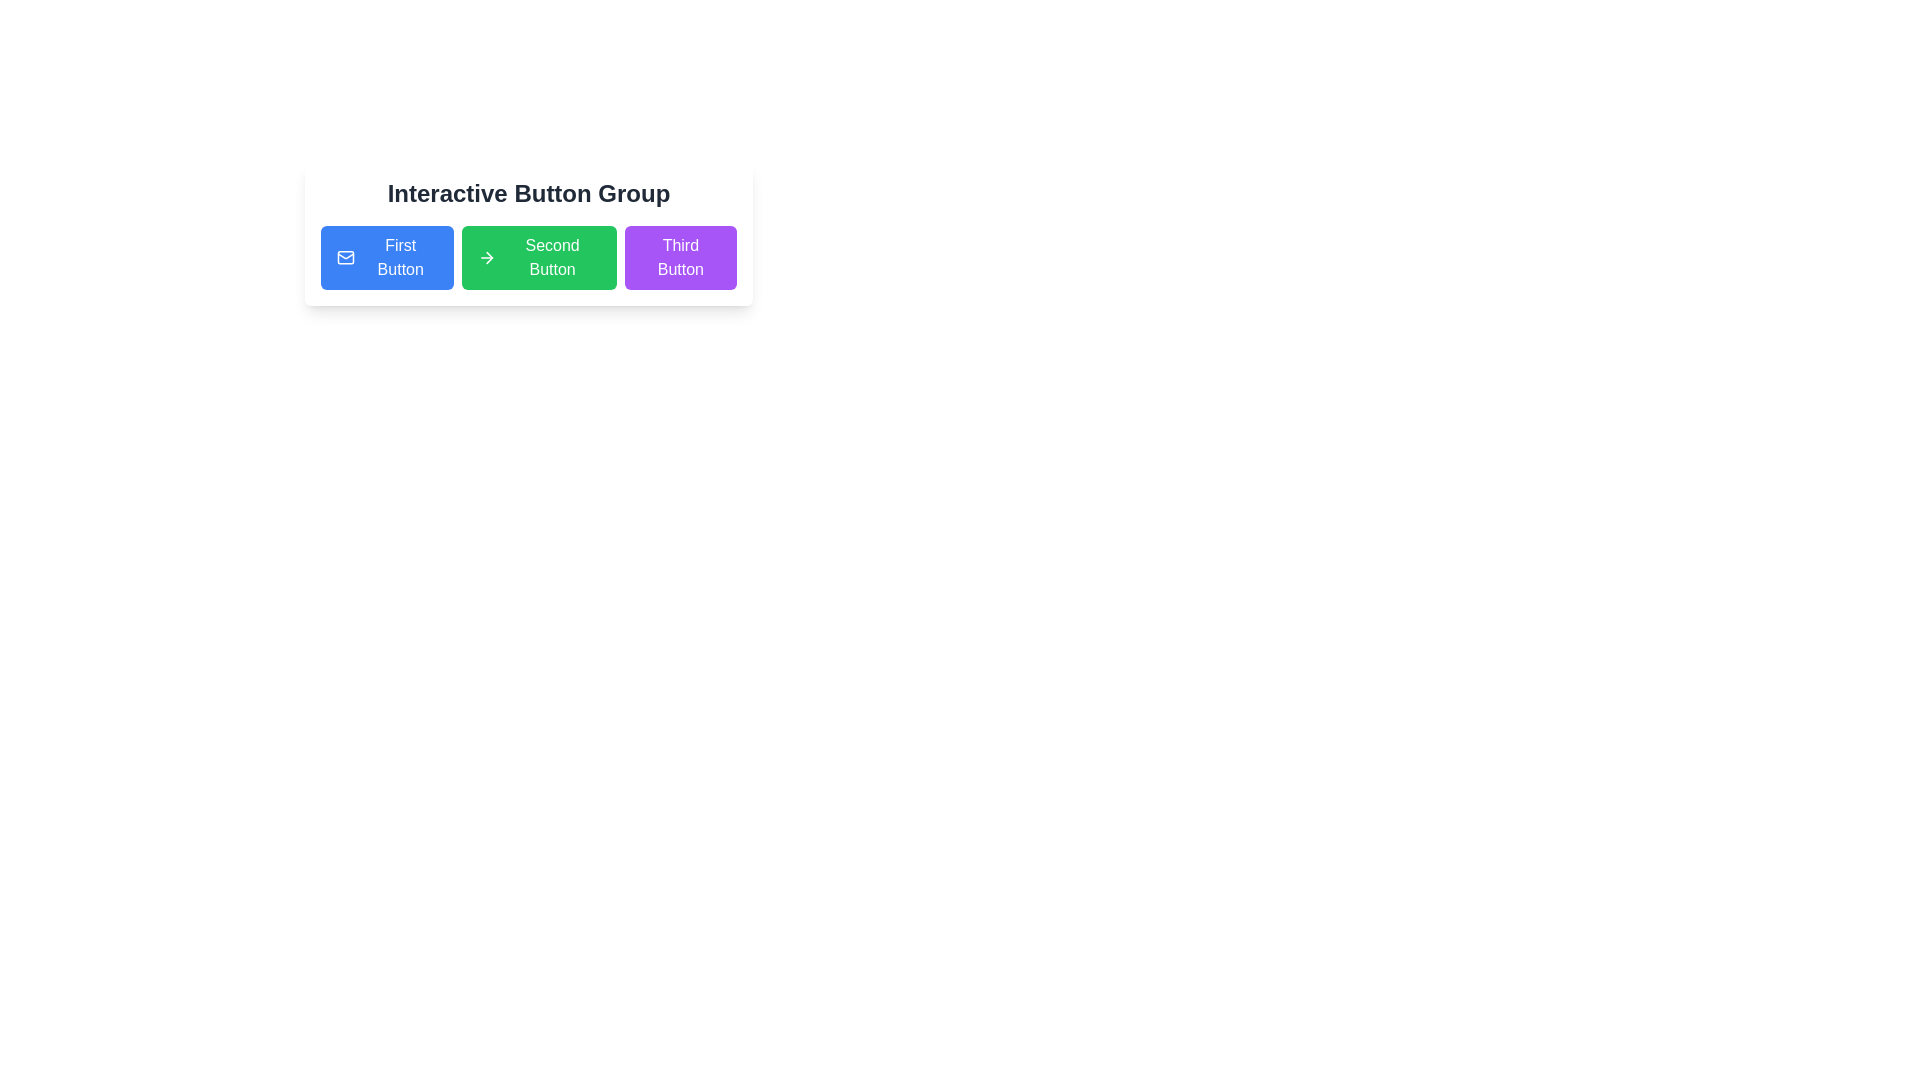 Image resolution: width=1920 pixels, height=1080 pixels. Describe the element at coordinates (680, 257) in the screenshot. I see `the purple button labeled 'Third Button'` at that location.